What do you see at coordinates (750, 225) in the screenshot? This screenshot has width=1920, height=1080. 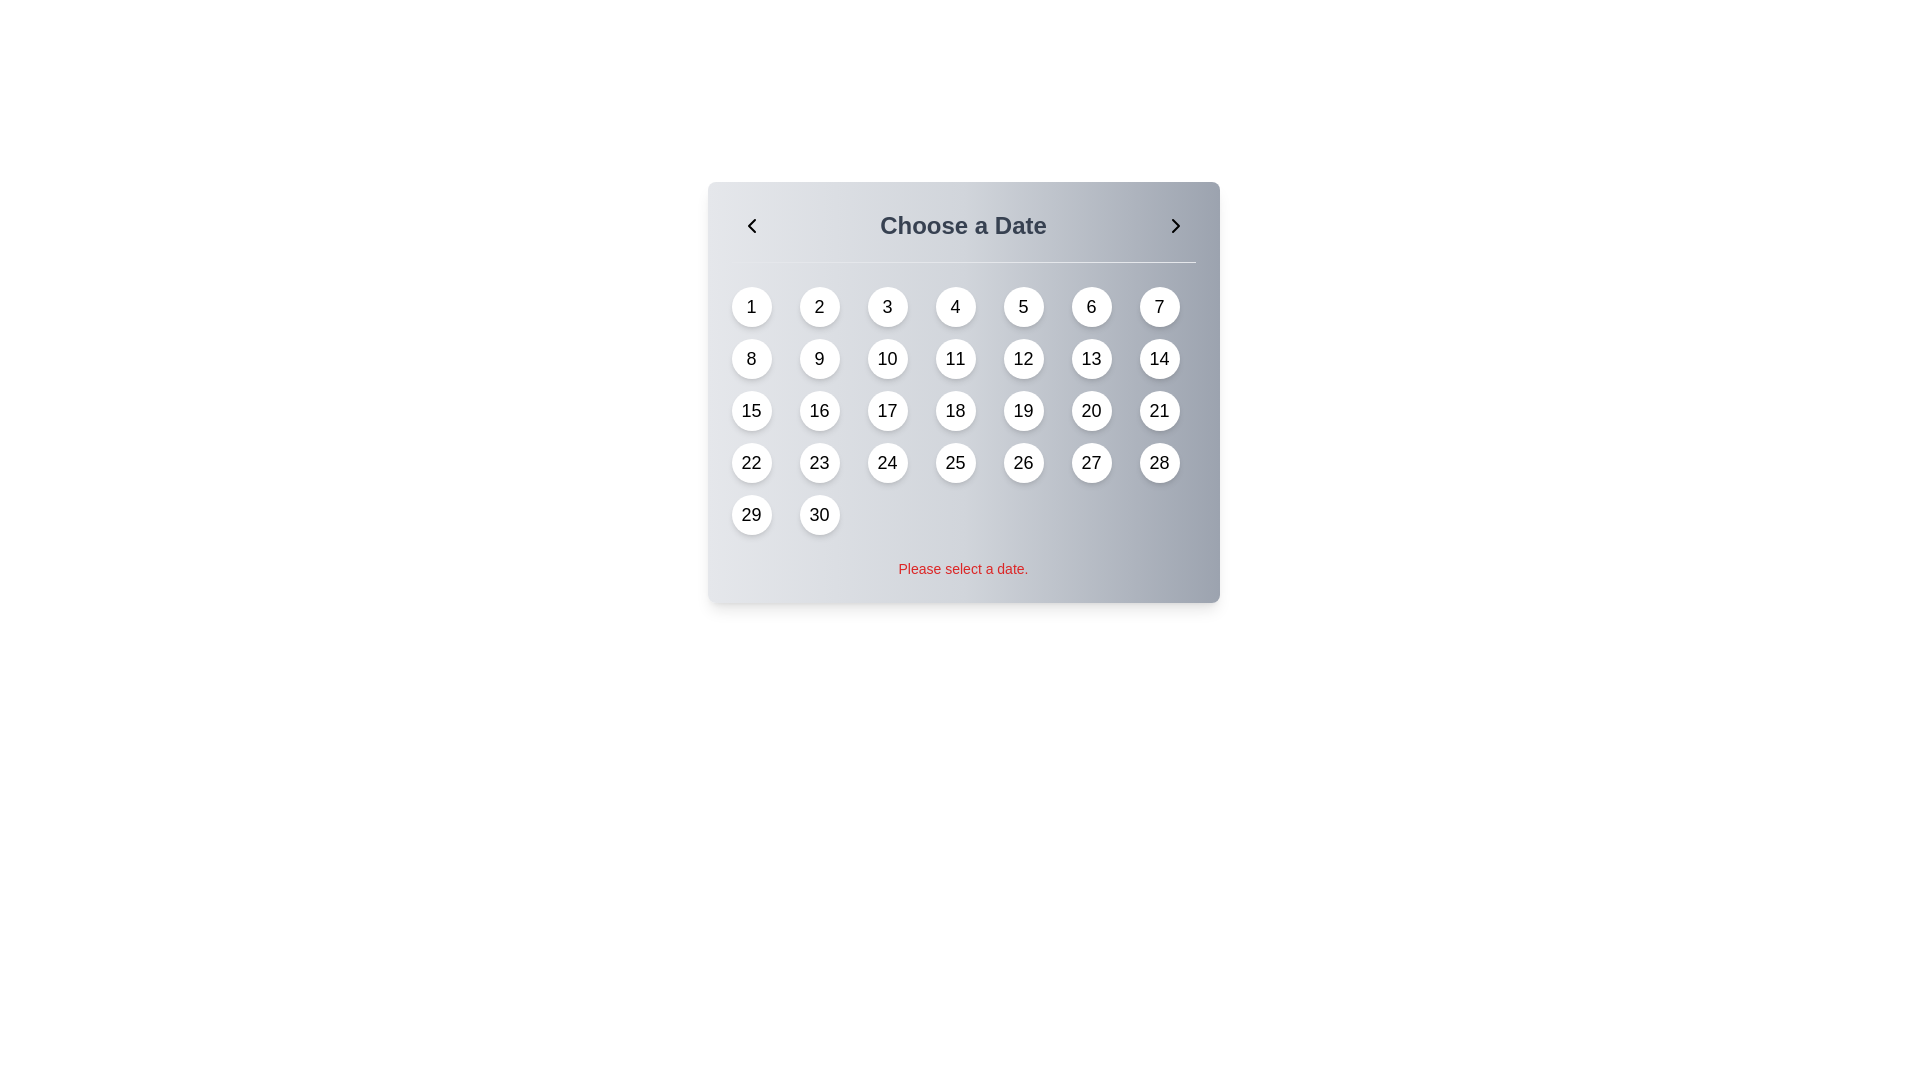 I see `the circular button with a gray-hover background and a left-pointing chevron icon` at bounding box center [750, 225].